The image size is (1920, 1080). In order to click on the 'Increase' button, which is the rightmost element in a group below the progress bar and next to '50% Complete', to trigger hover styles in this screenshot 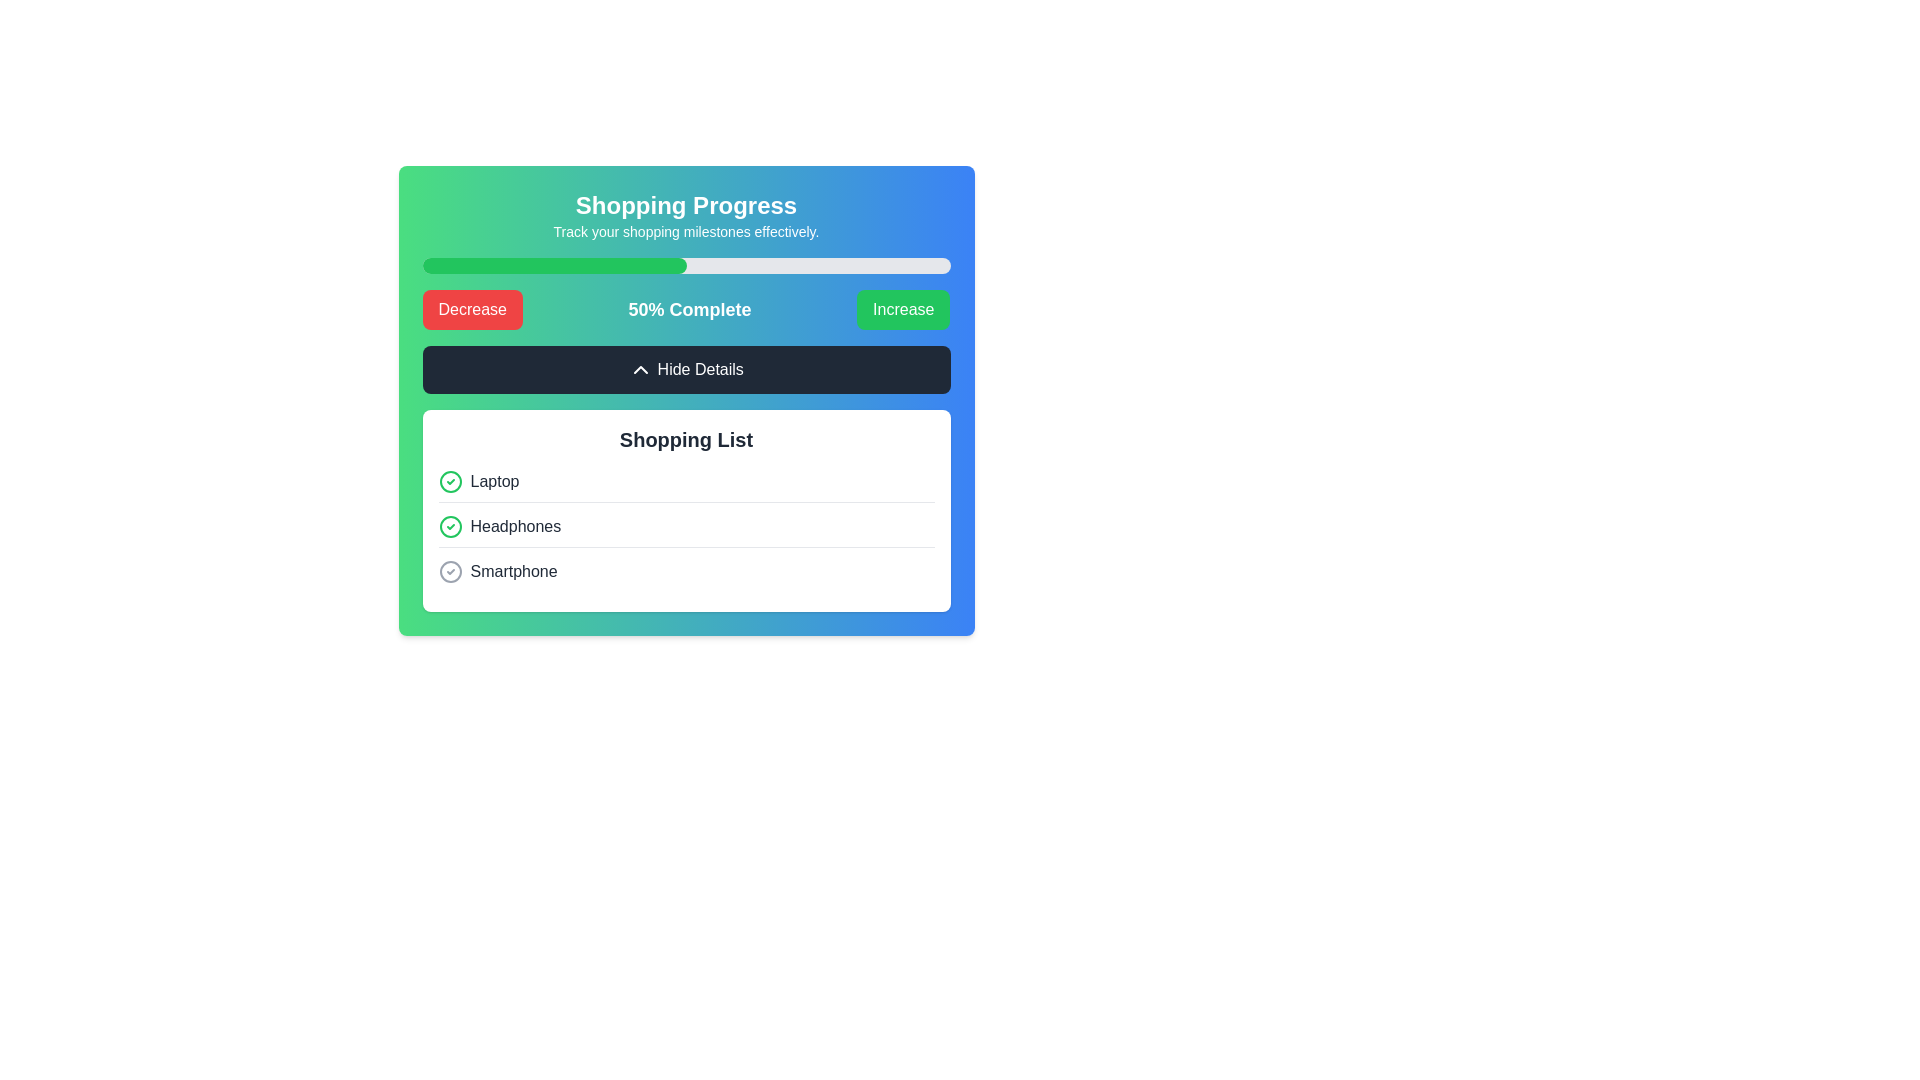, I will do `click(902, 309)`.